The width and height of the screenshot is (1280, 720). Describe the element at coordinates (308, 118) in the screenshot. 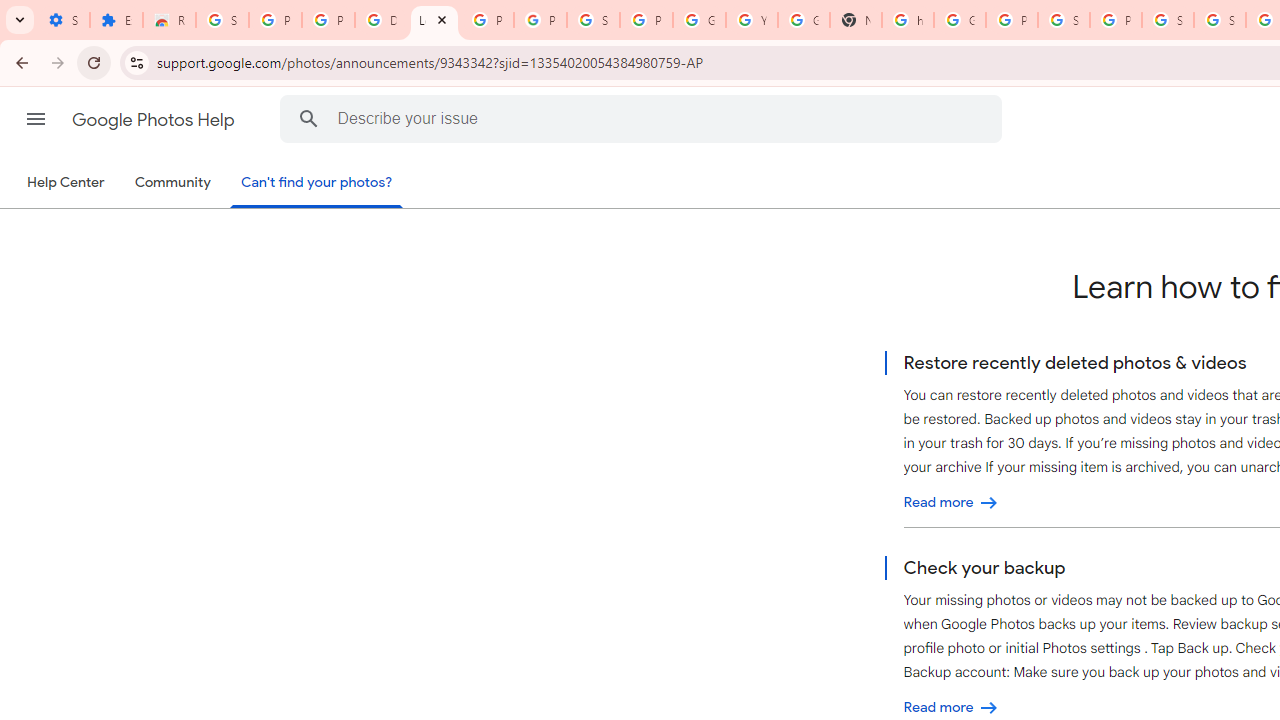

I see `'Search Help Center'` at that location.